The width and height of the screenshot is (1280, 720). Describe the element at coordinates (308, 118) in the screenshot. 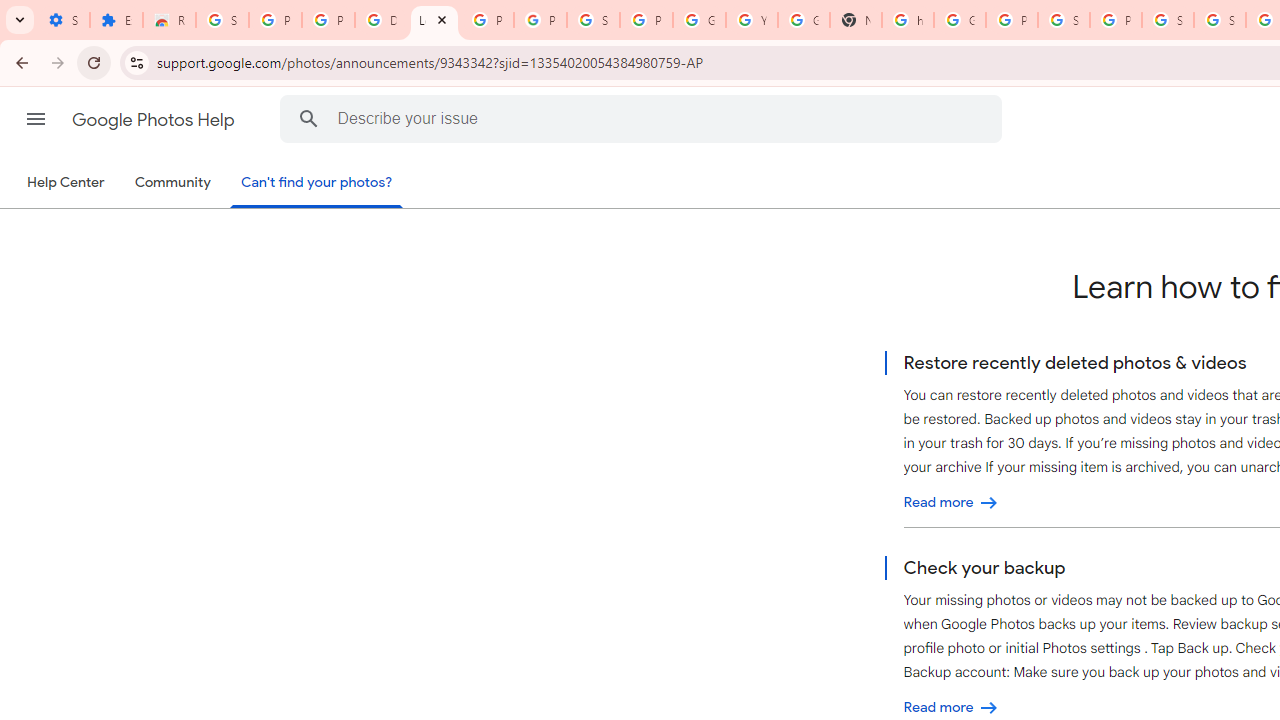

I see `'Search Help Center'` at that location.